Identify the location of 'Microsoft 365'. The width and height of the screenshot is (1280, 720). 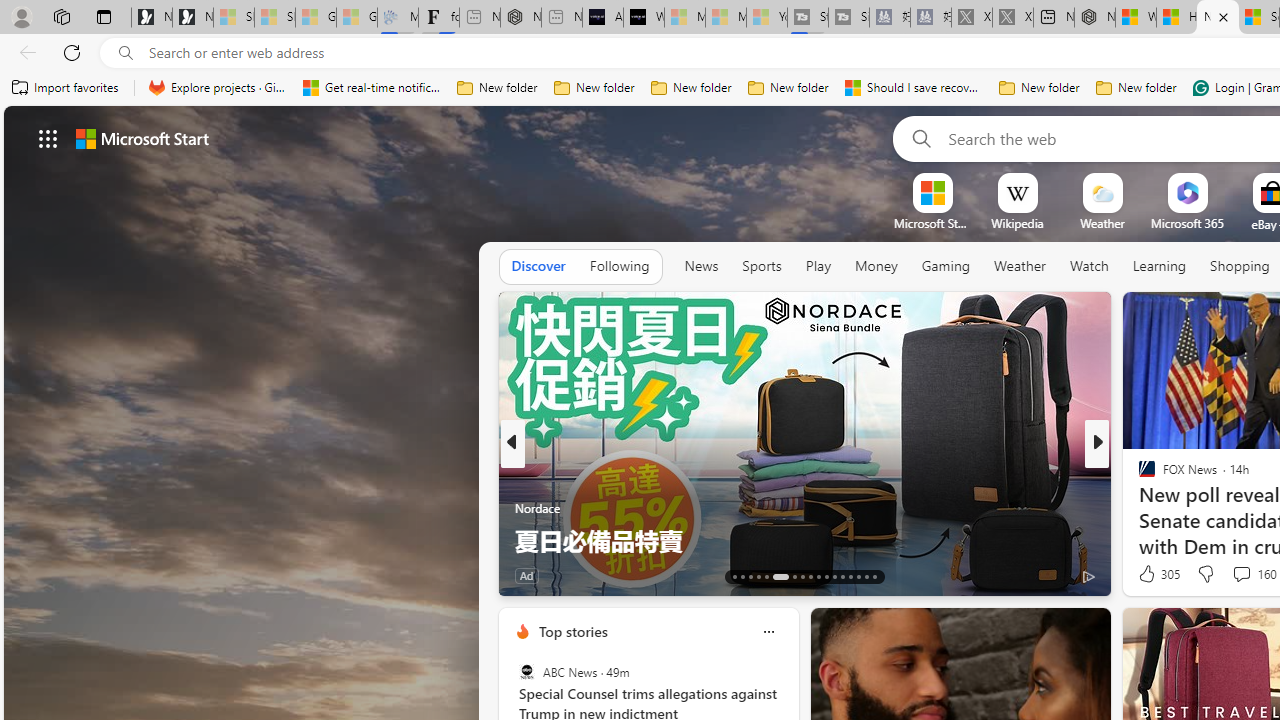
(1187, 223).